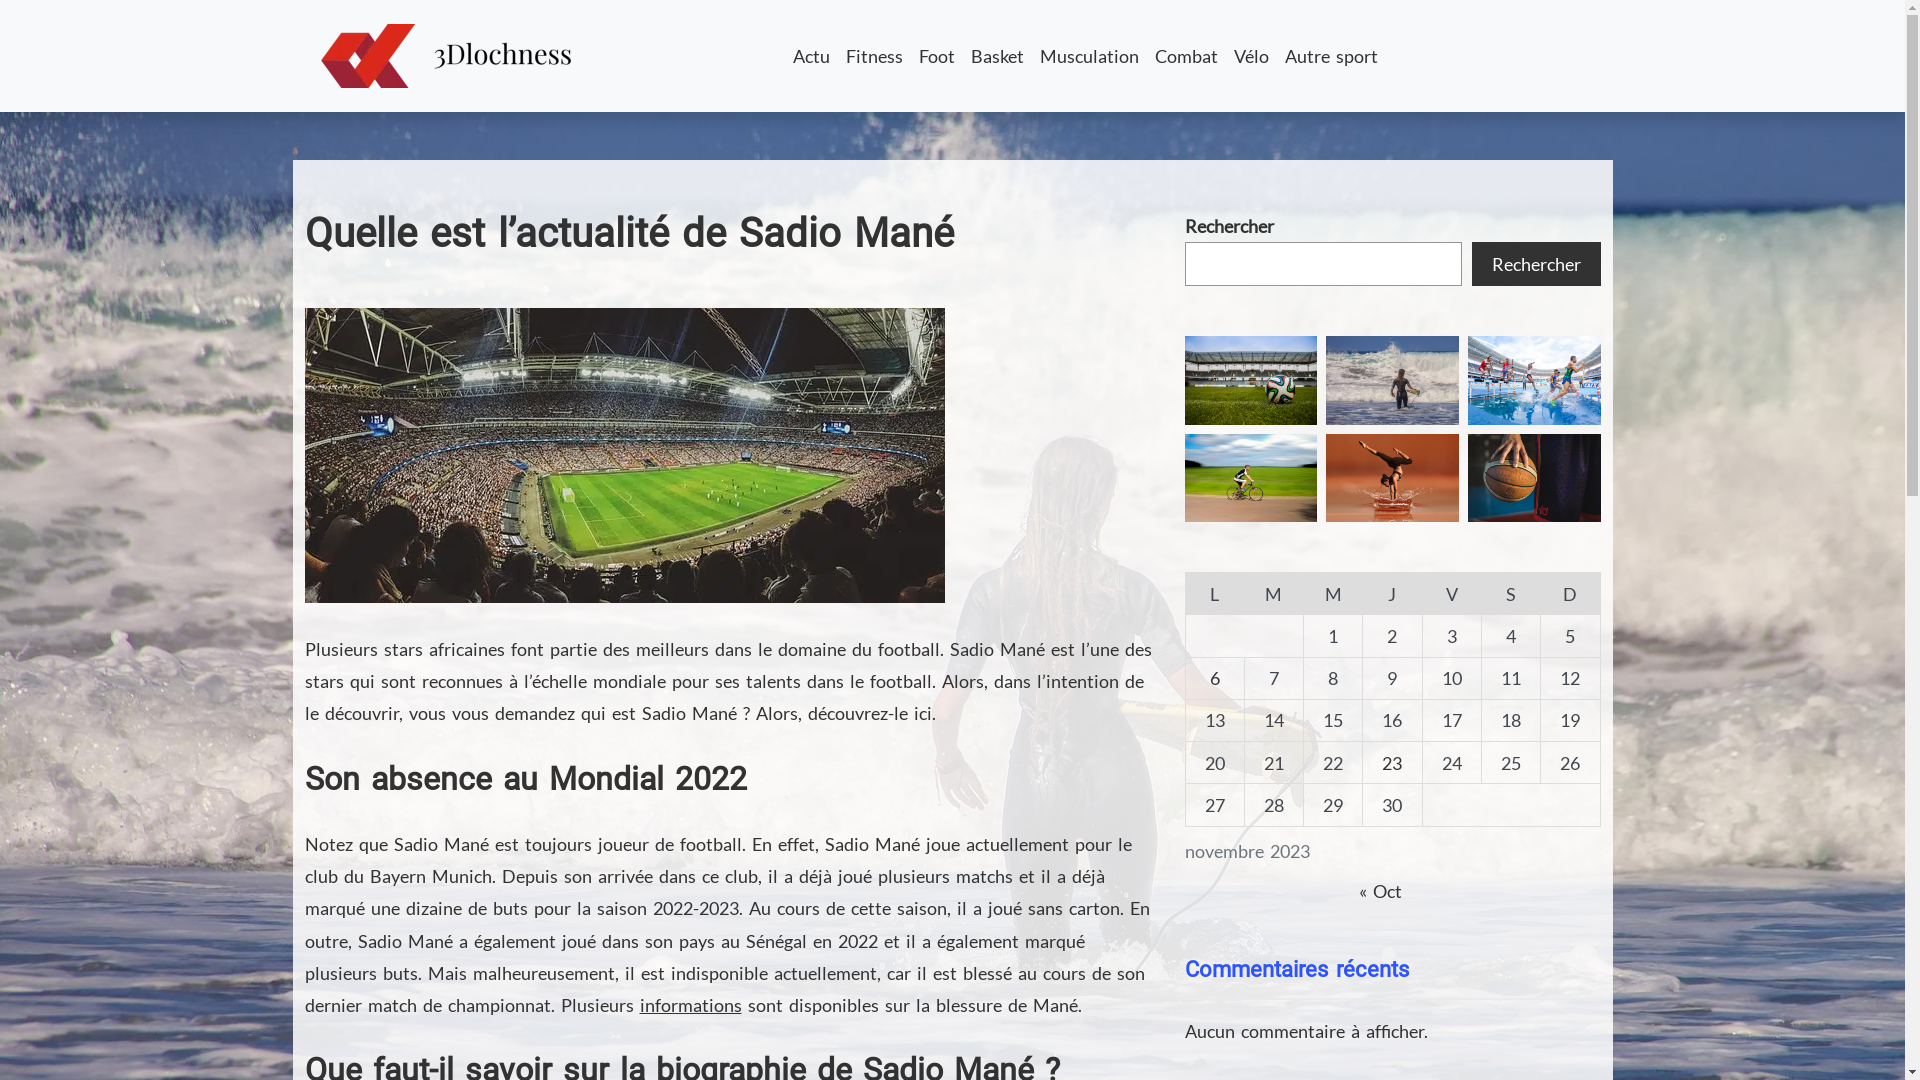  What do you see at coordinates (811, 55) in the screenshot?
I see `'Actu'` at bounding box center [811, 55].